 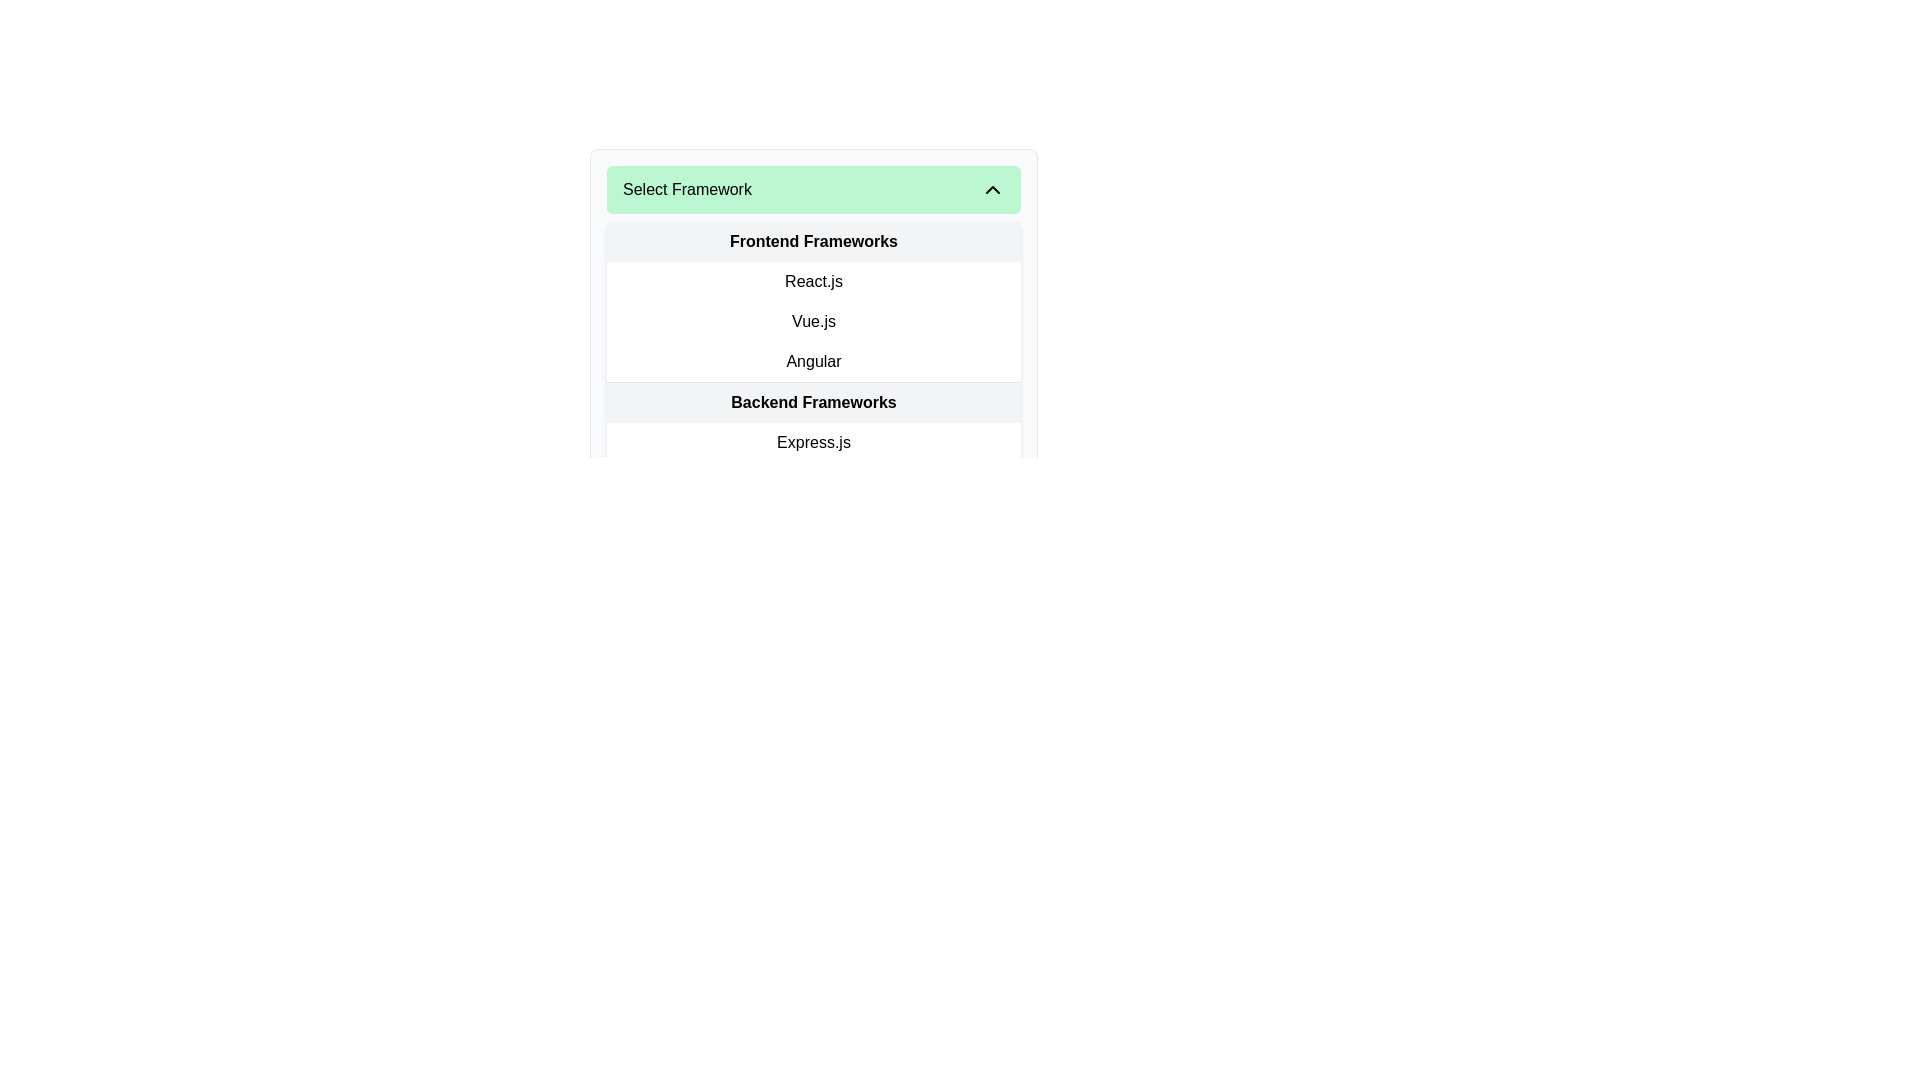 What do you see at coordinates (814, 442) in the screenshot?
I see `the selectable menu item for 'Express.js' in the dropdown titled 'Select Framework' to observe its hover effect` at bounding box center [814, 442].